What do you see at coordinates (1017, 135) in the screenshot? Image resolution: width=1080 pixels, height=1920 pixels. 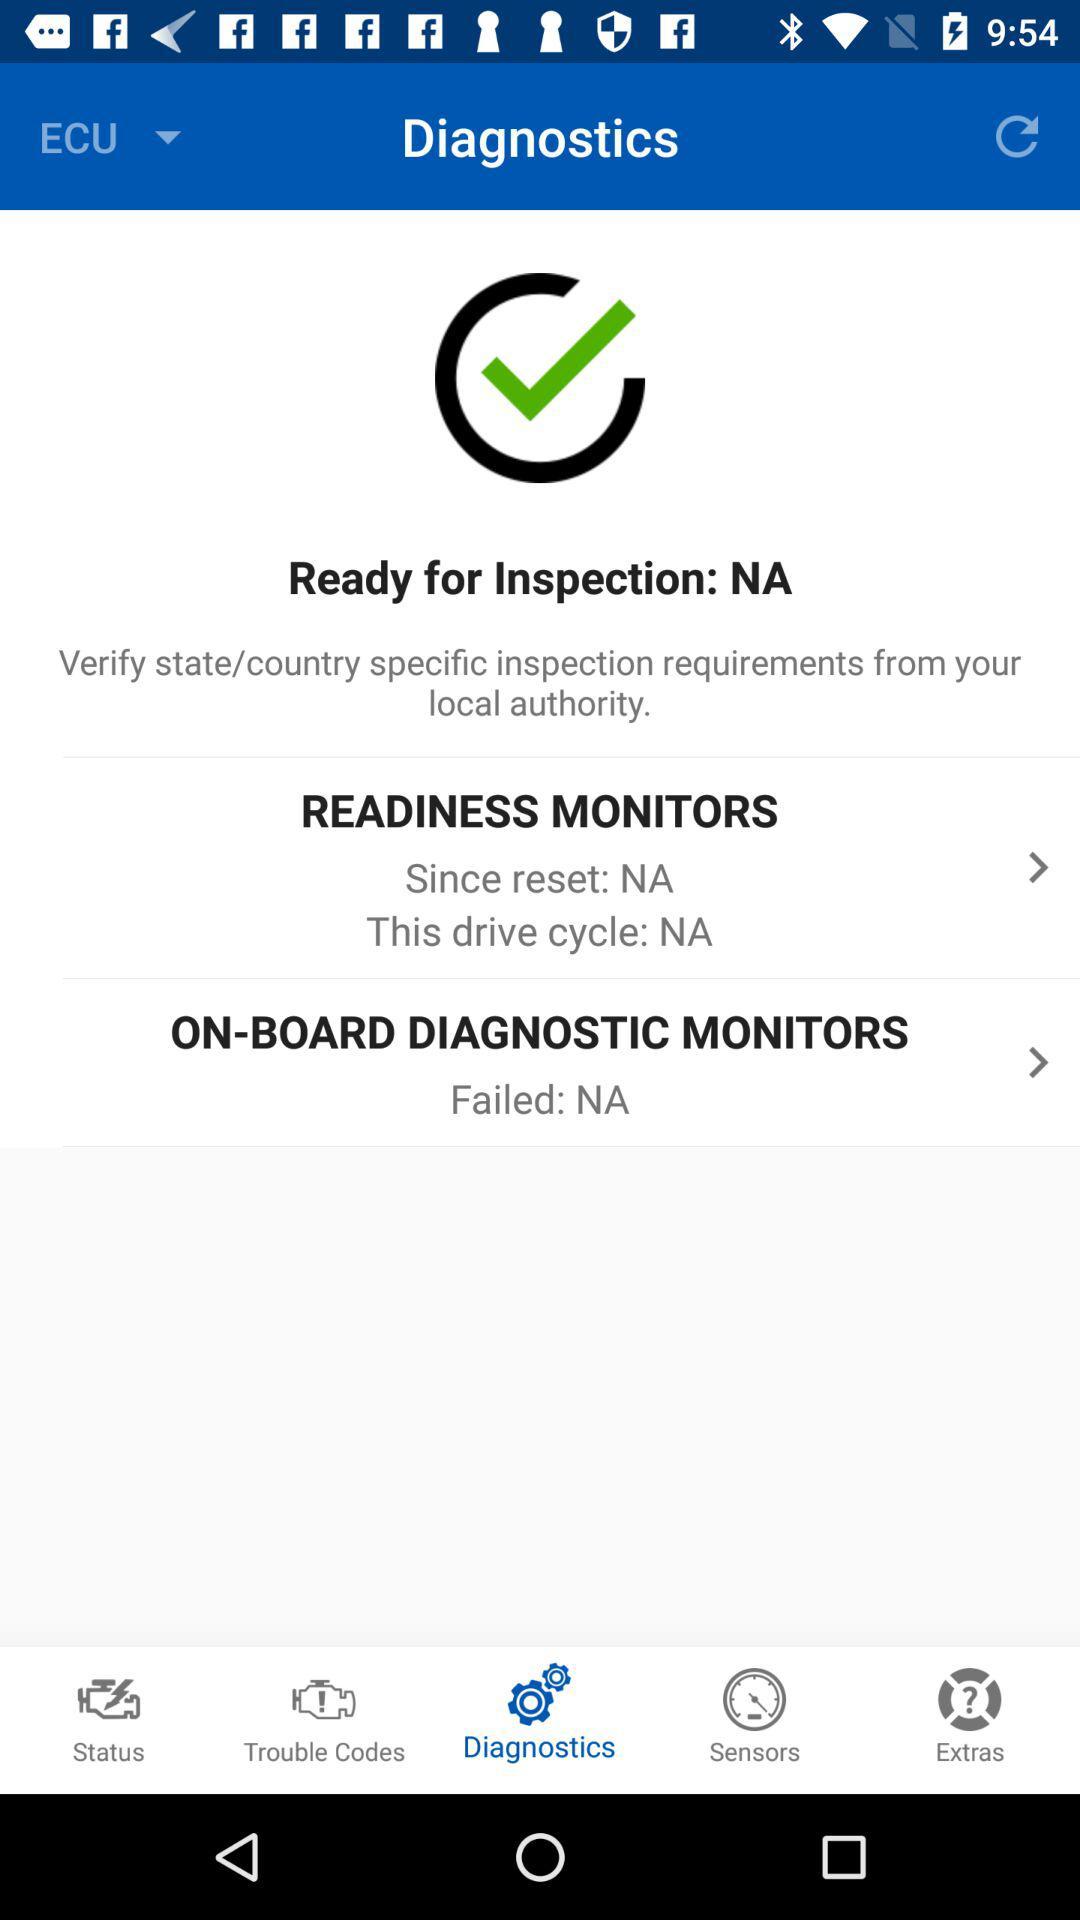 I see `the icon at the top right corner` at bounding box center [1017, 135].